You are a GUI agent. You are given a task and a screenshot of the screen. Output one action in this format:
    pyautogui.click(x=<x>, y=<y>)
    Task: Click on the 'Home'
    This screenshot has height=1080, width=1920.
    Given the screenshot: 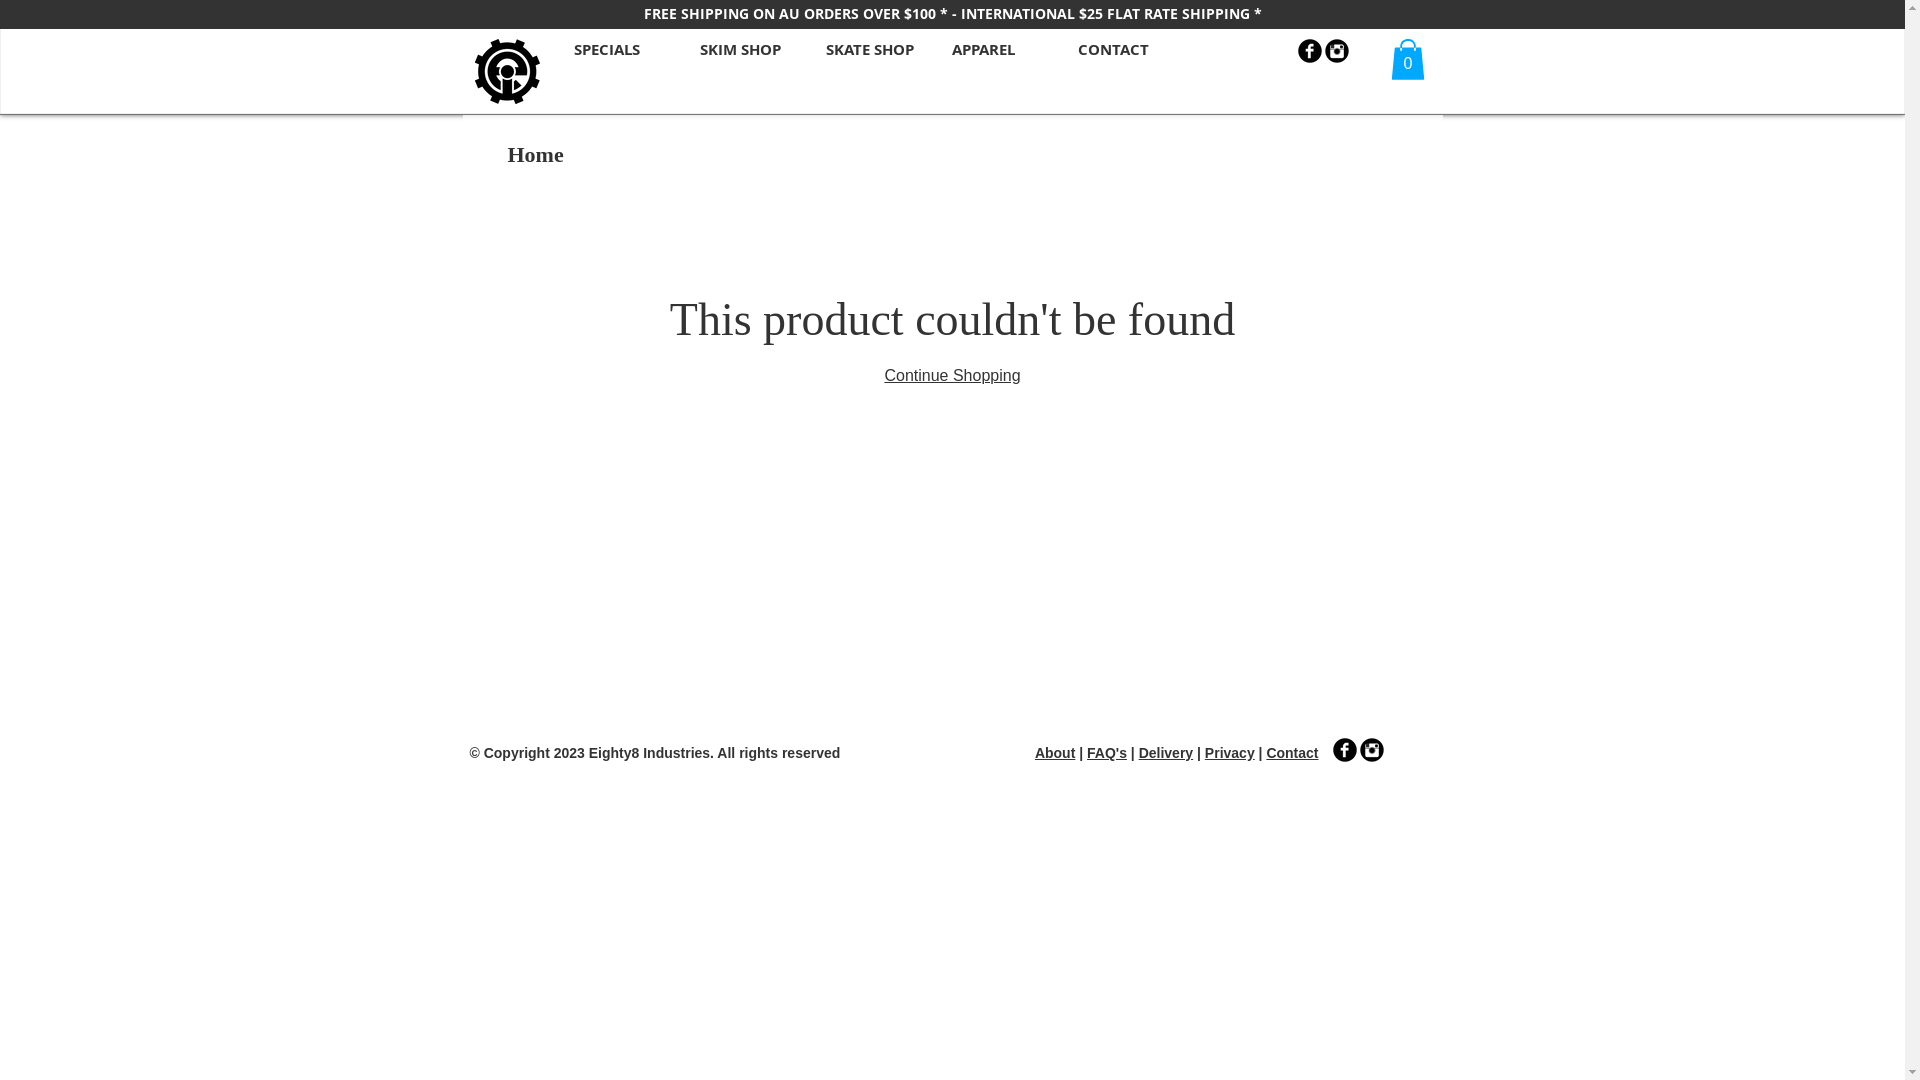 What is the action you would take?
    pyautogui.click(x=508, y=153)
    